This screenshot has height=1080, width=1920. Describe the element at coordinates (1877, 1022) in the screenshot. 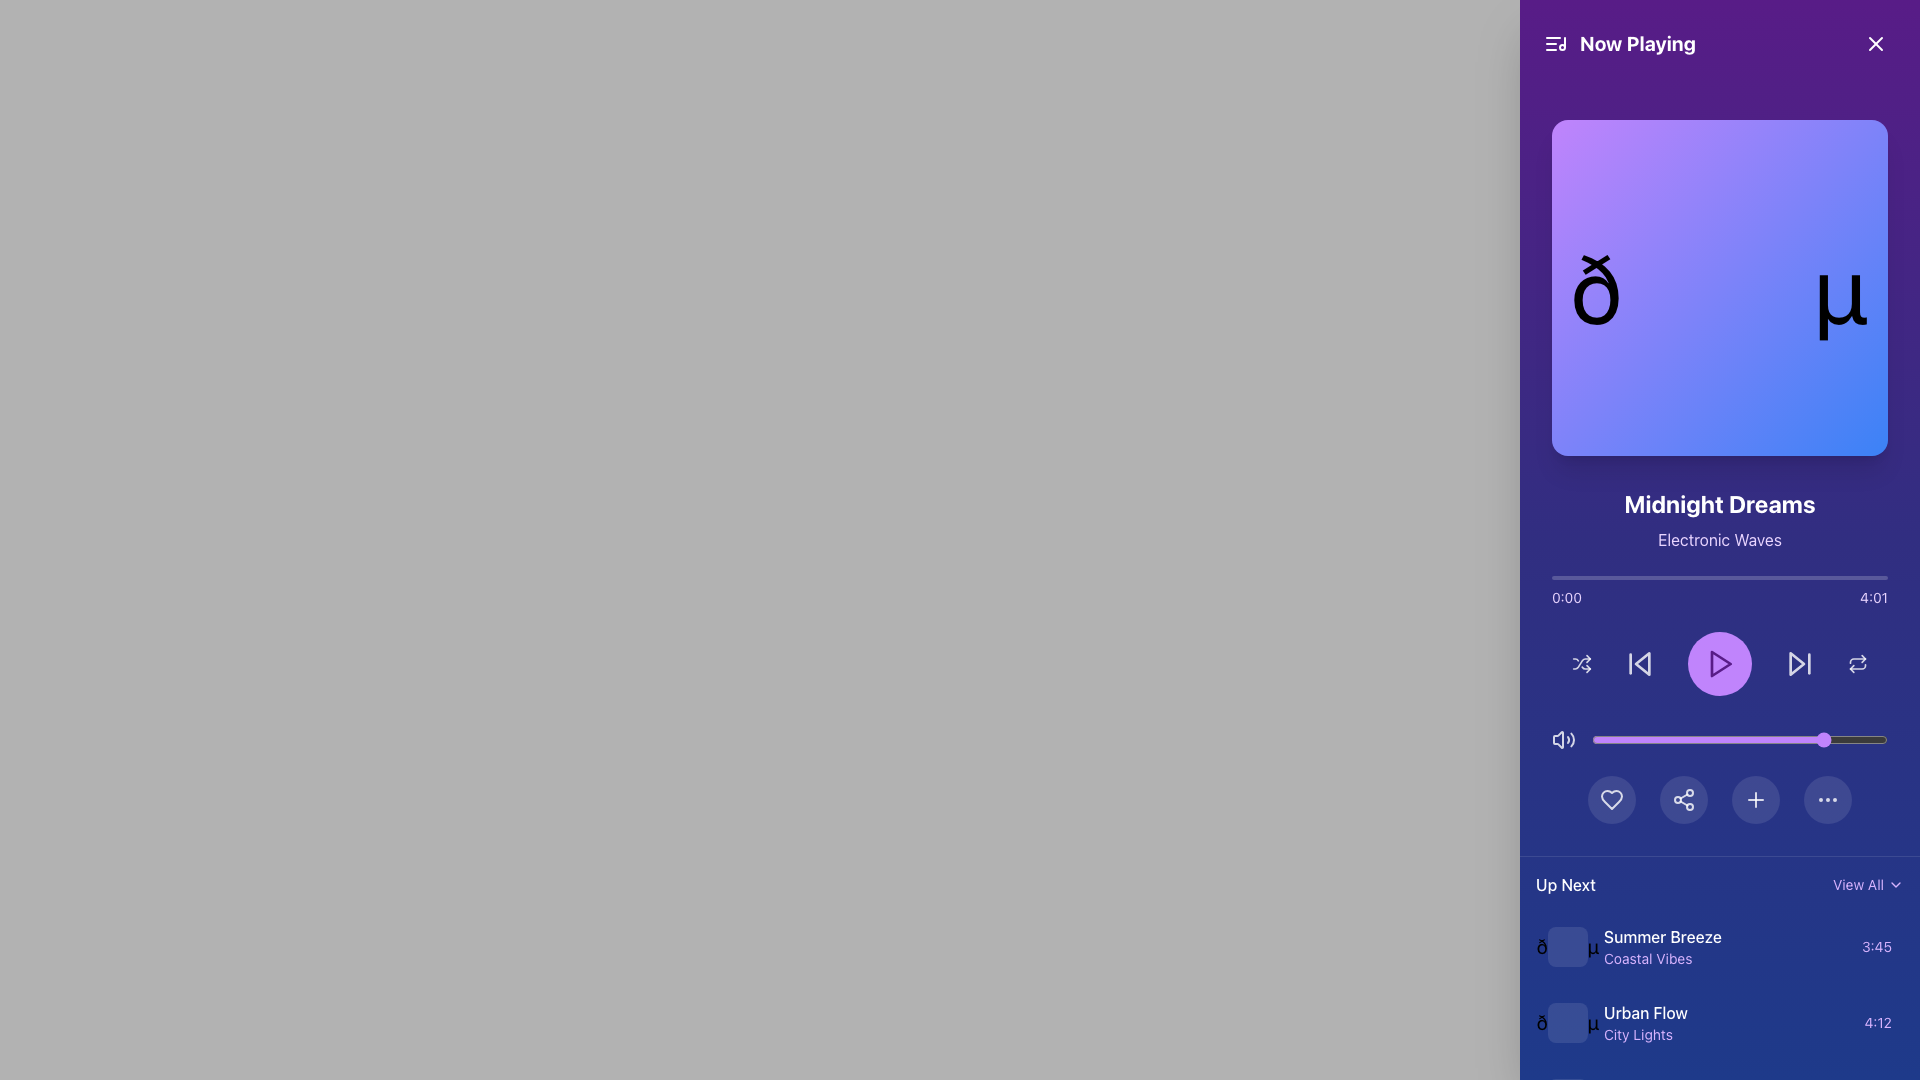

I see `the song duration displayed in the label for 'Urban Flow' located in the 'Up Next' section, aligned to the far-right side of the entry` at that location.